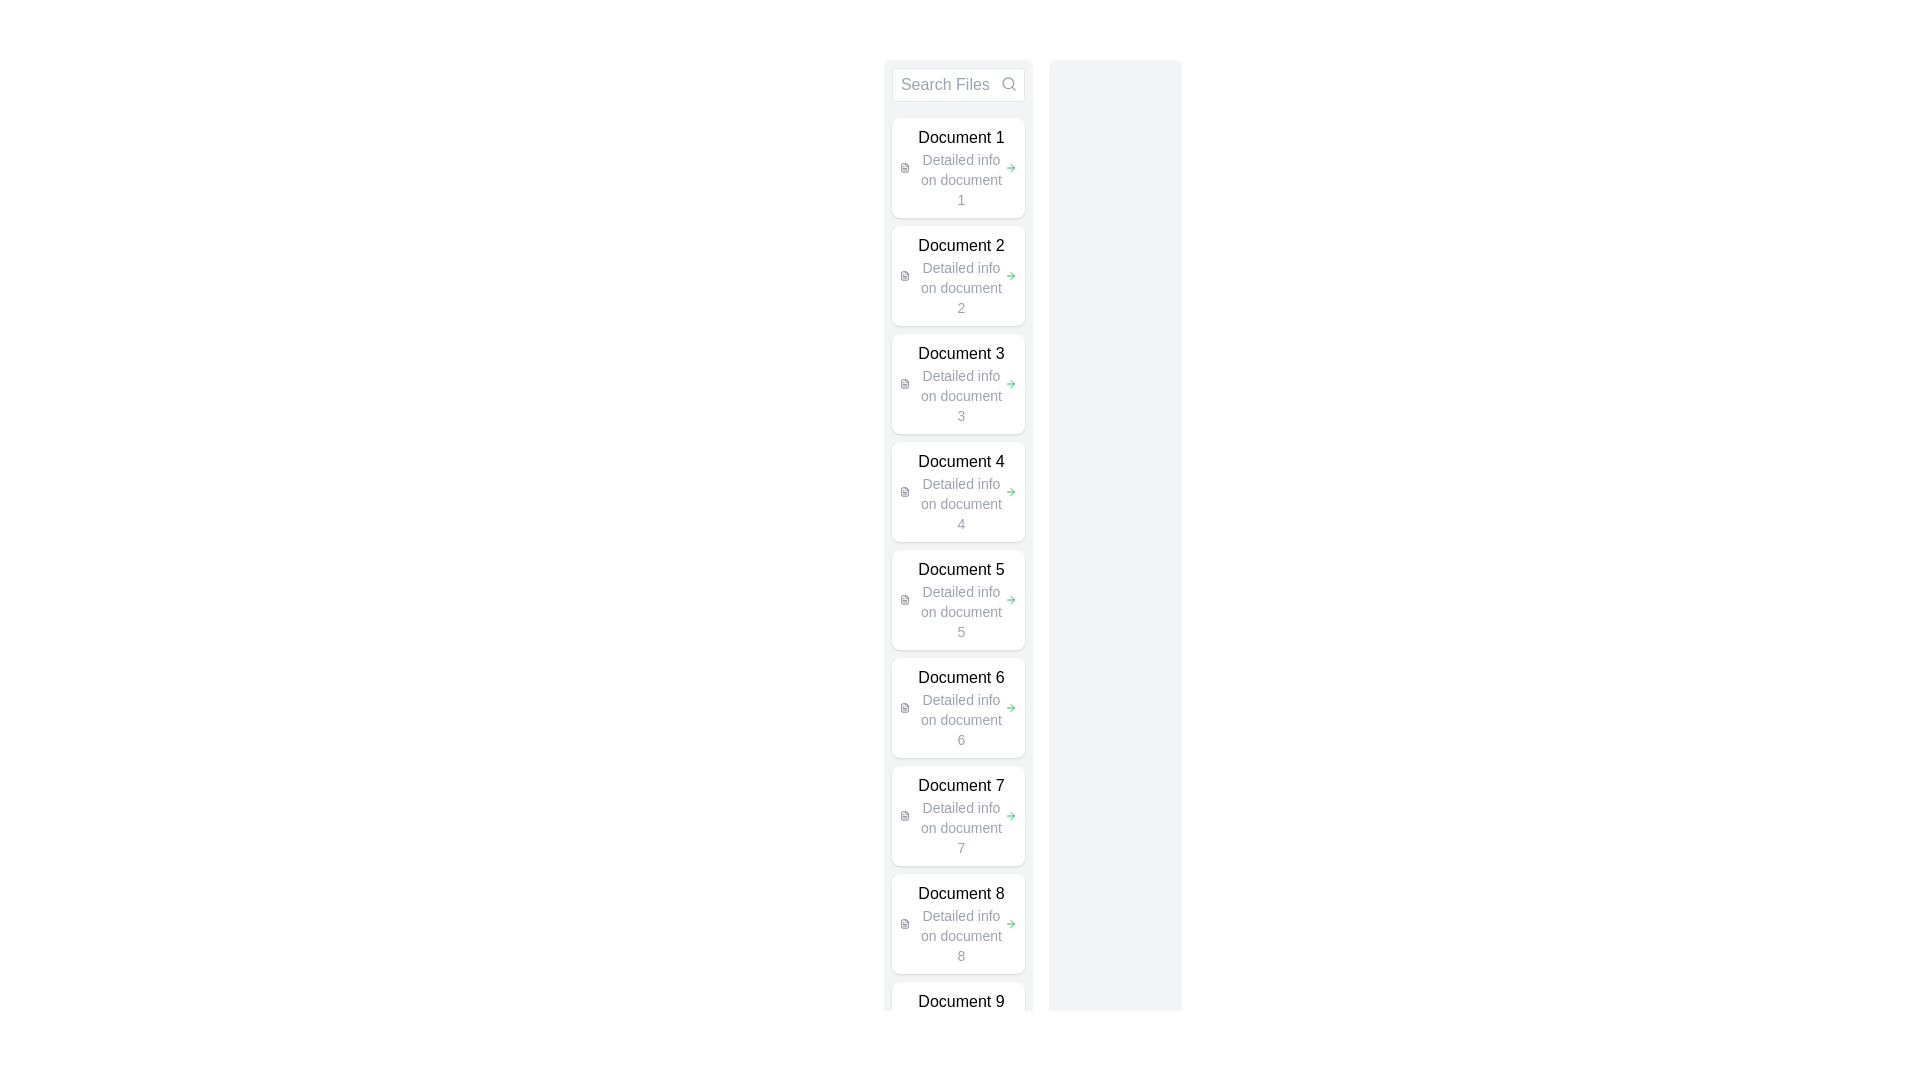  I want to click on the text label titled 'Document 7', so click(961, 785).